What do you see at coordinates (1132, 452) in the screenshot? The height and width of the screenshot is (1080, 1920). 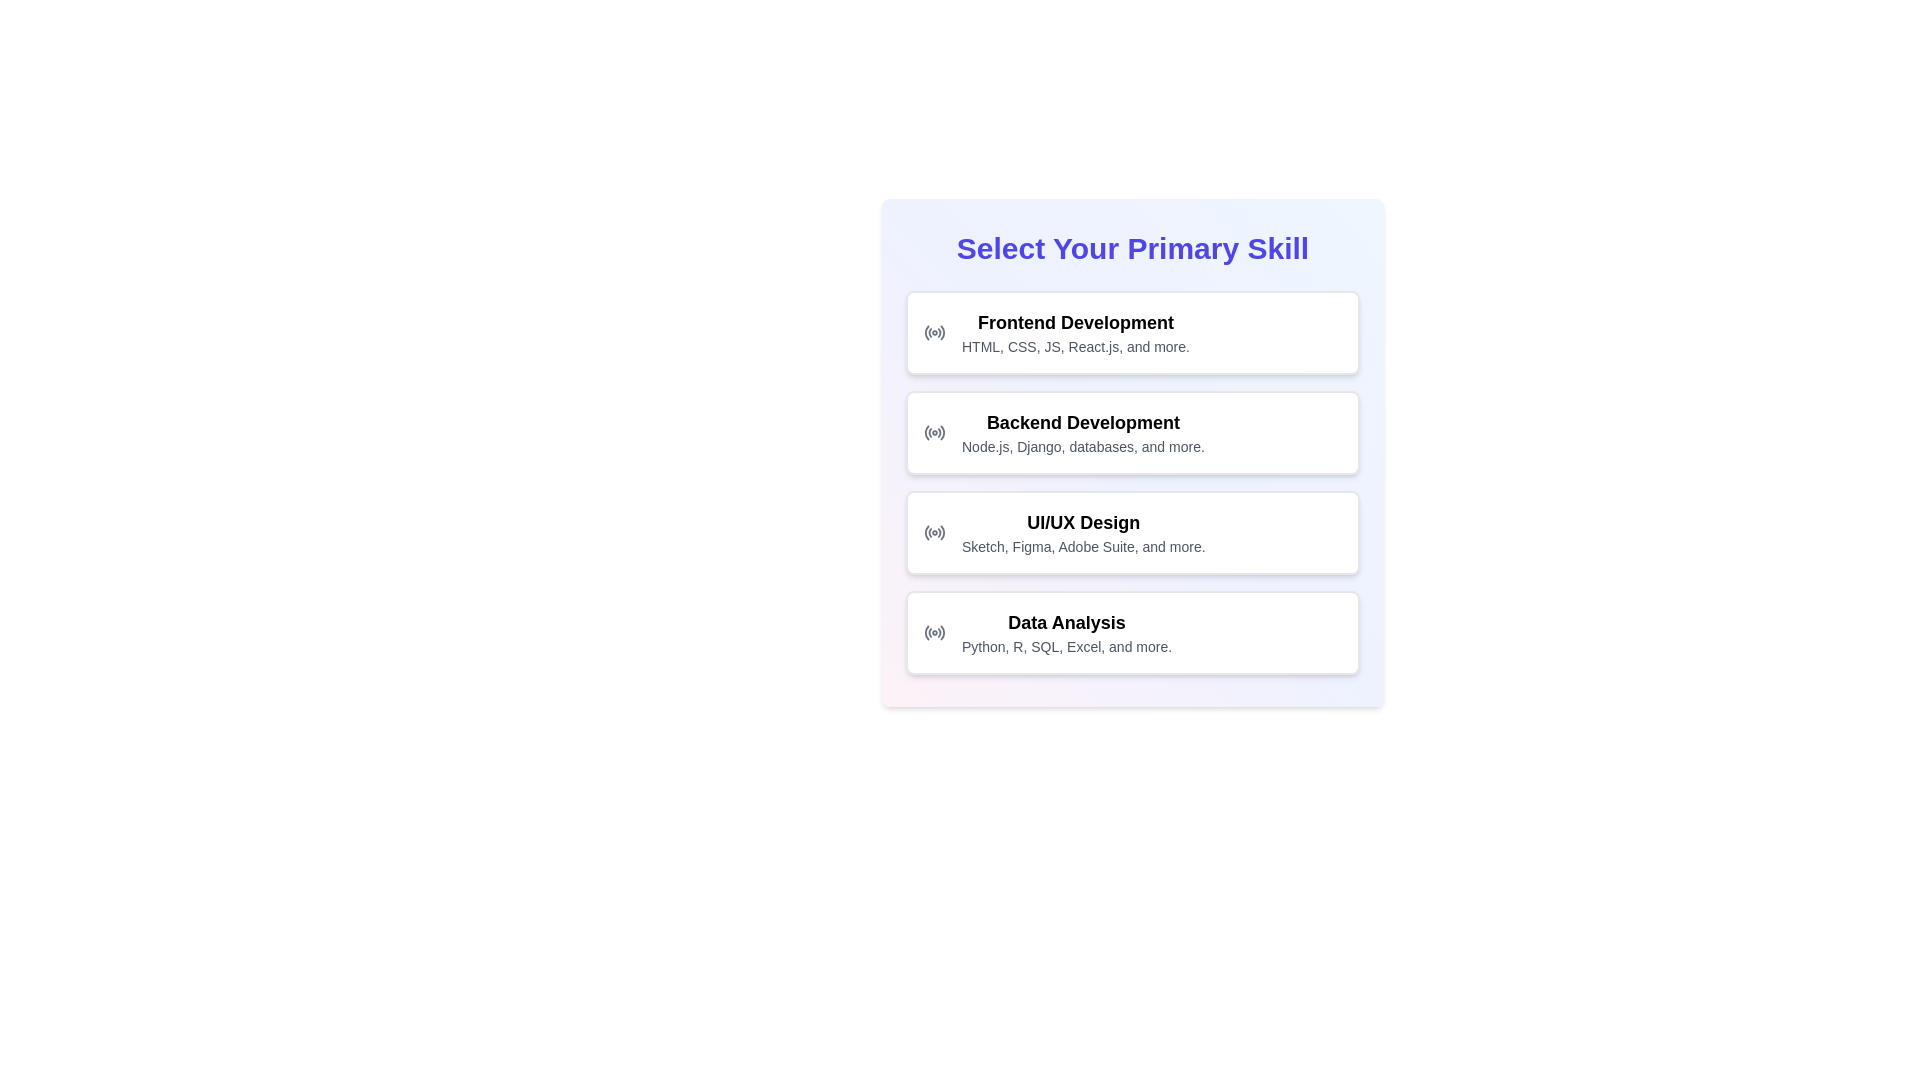 I see `the Selection card titled 'Backend Development', which is the second card in a vertical list of four cards` at bounding box center [1132, 452].